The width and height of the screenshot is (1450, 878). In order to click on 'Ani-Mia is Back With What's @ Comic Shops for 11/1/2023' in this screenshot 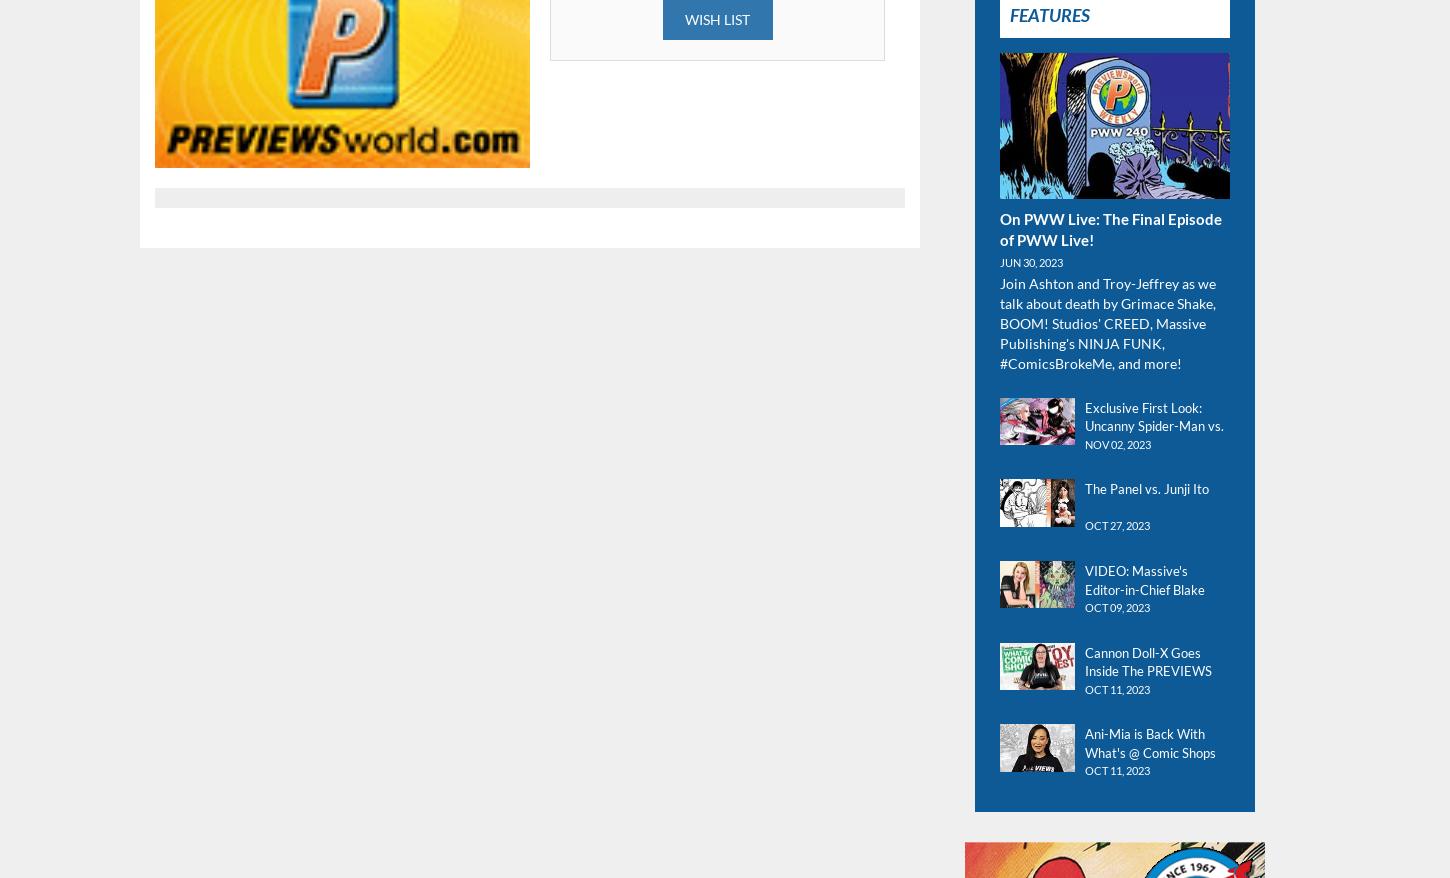, I will do `click(1149, 752)`.